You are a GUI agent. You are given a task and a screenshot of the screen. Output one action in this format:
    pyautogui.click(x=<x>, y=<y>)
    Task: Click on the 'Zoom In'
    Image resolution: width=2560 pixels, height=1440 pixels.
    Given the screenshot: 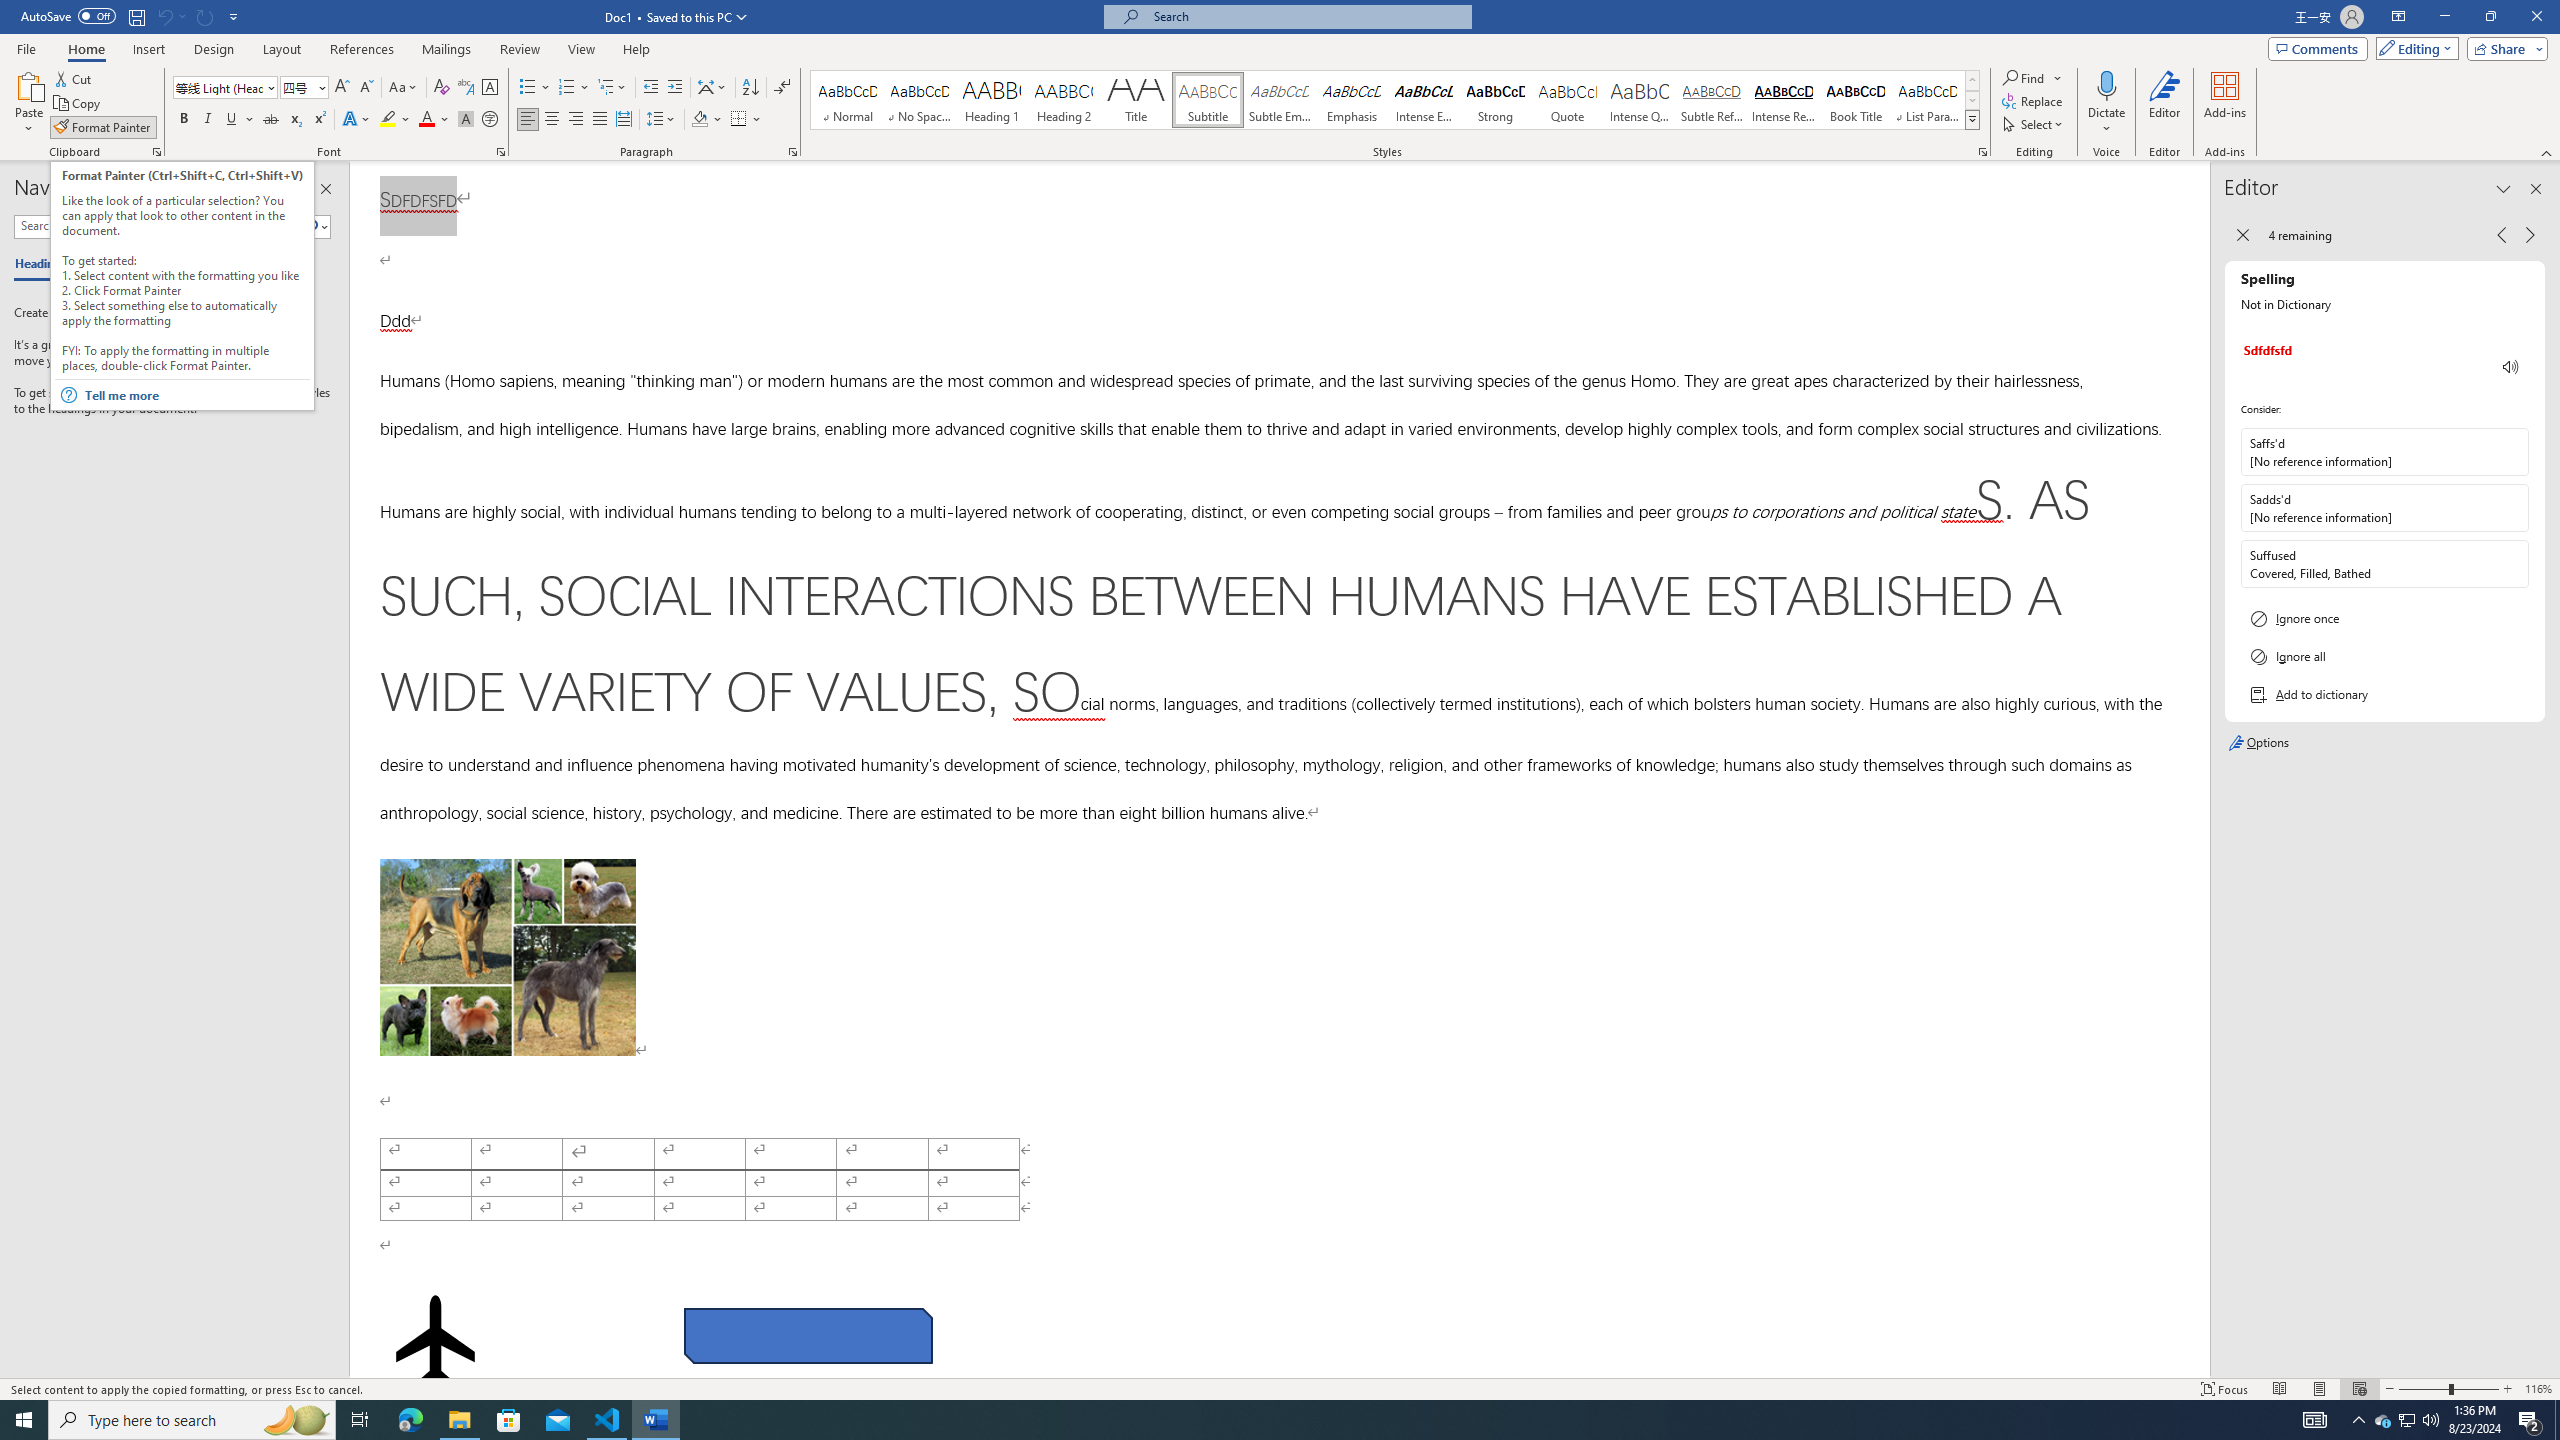 What is the action you would take?
    pyautogui.click(x=2507, y=1389)
    